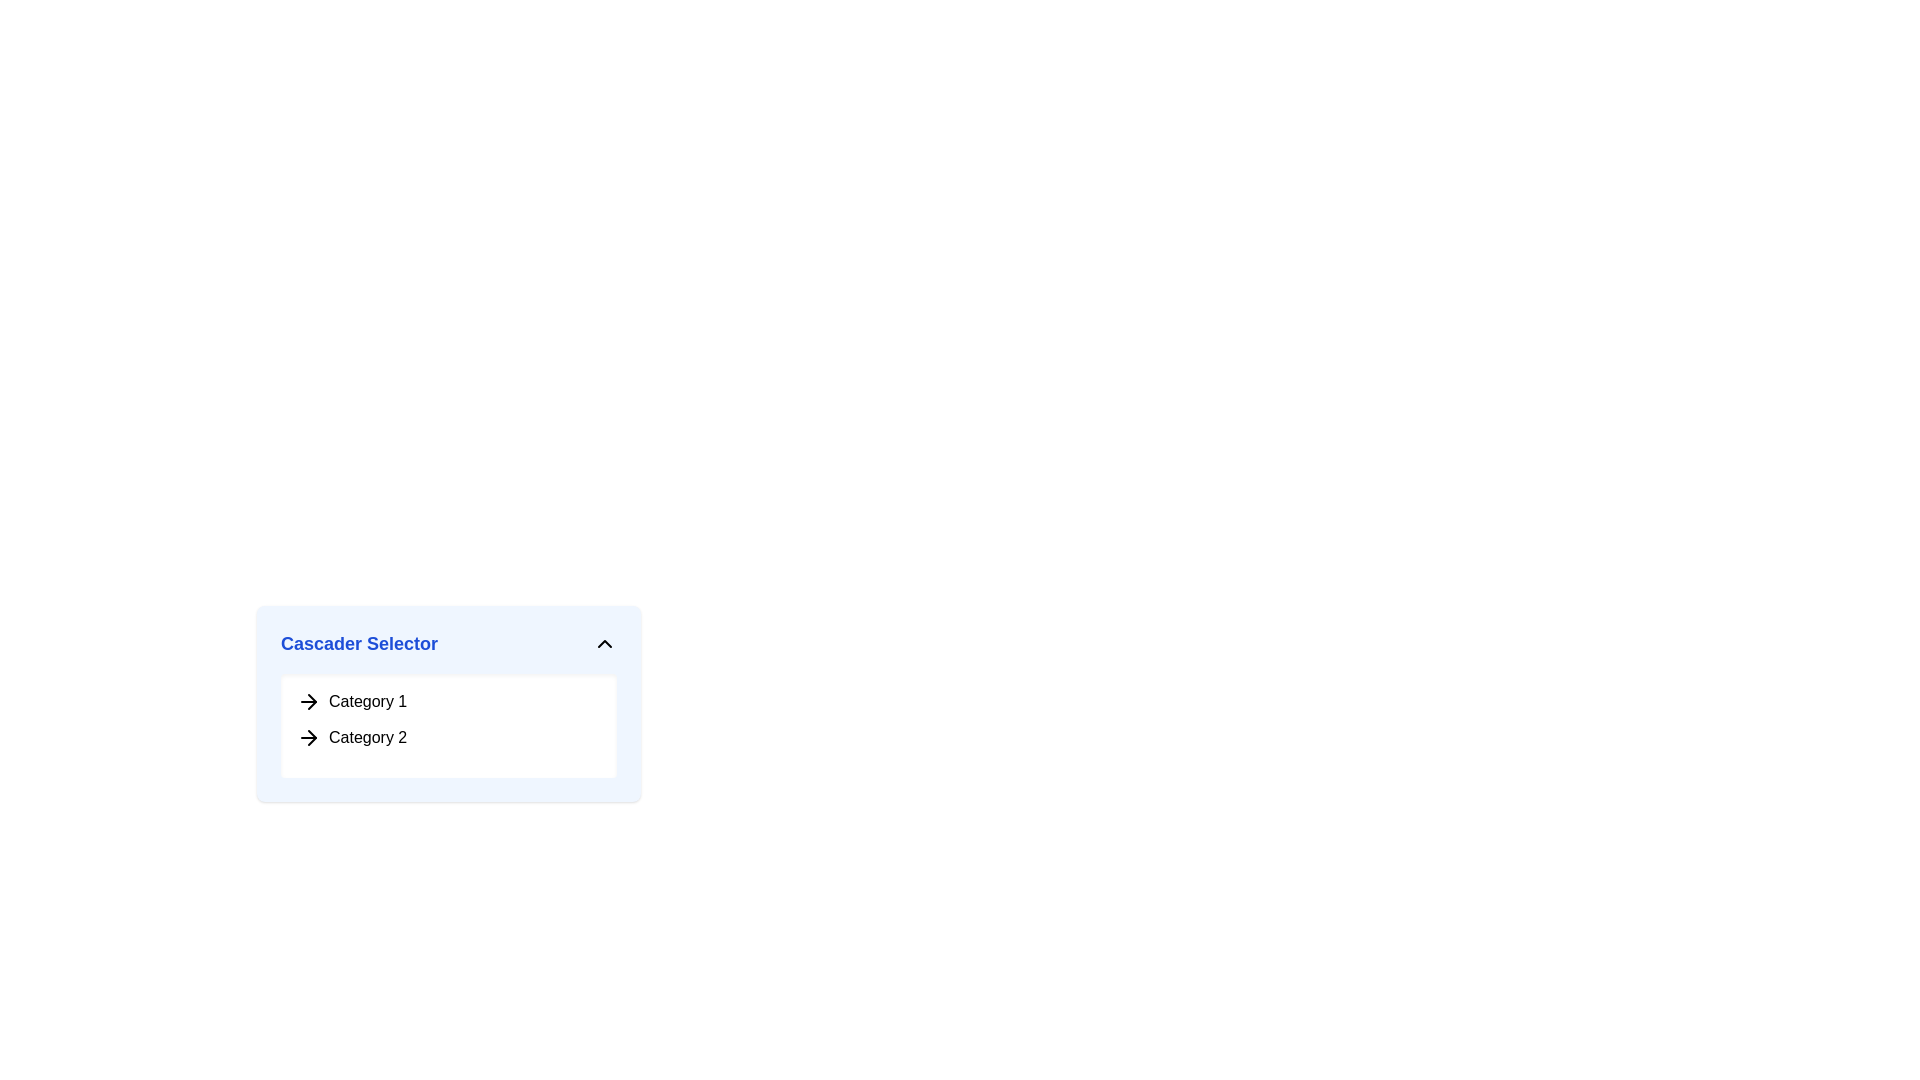 The image size is (1920, 1080). Describe the element at coordinates (603, 644) in the screenshot. I see `the chevron icon on the rightmost side of the 'Cascader Selector' header` at that location.